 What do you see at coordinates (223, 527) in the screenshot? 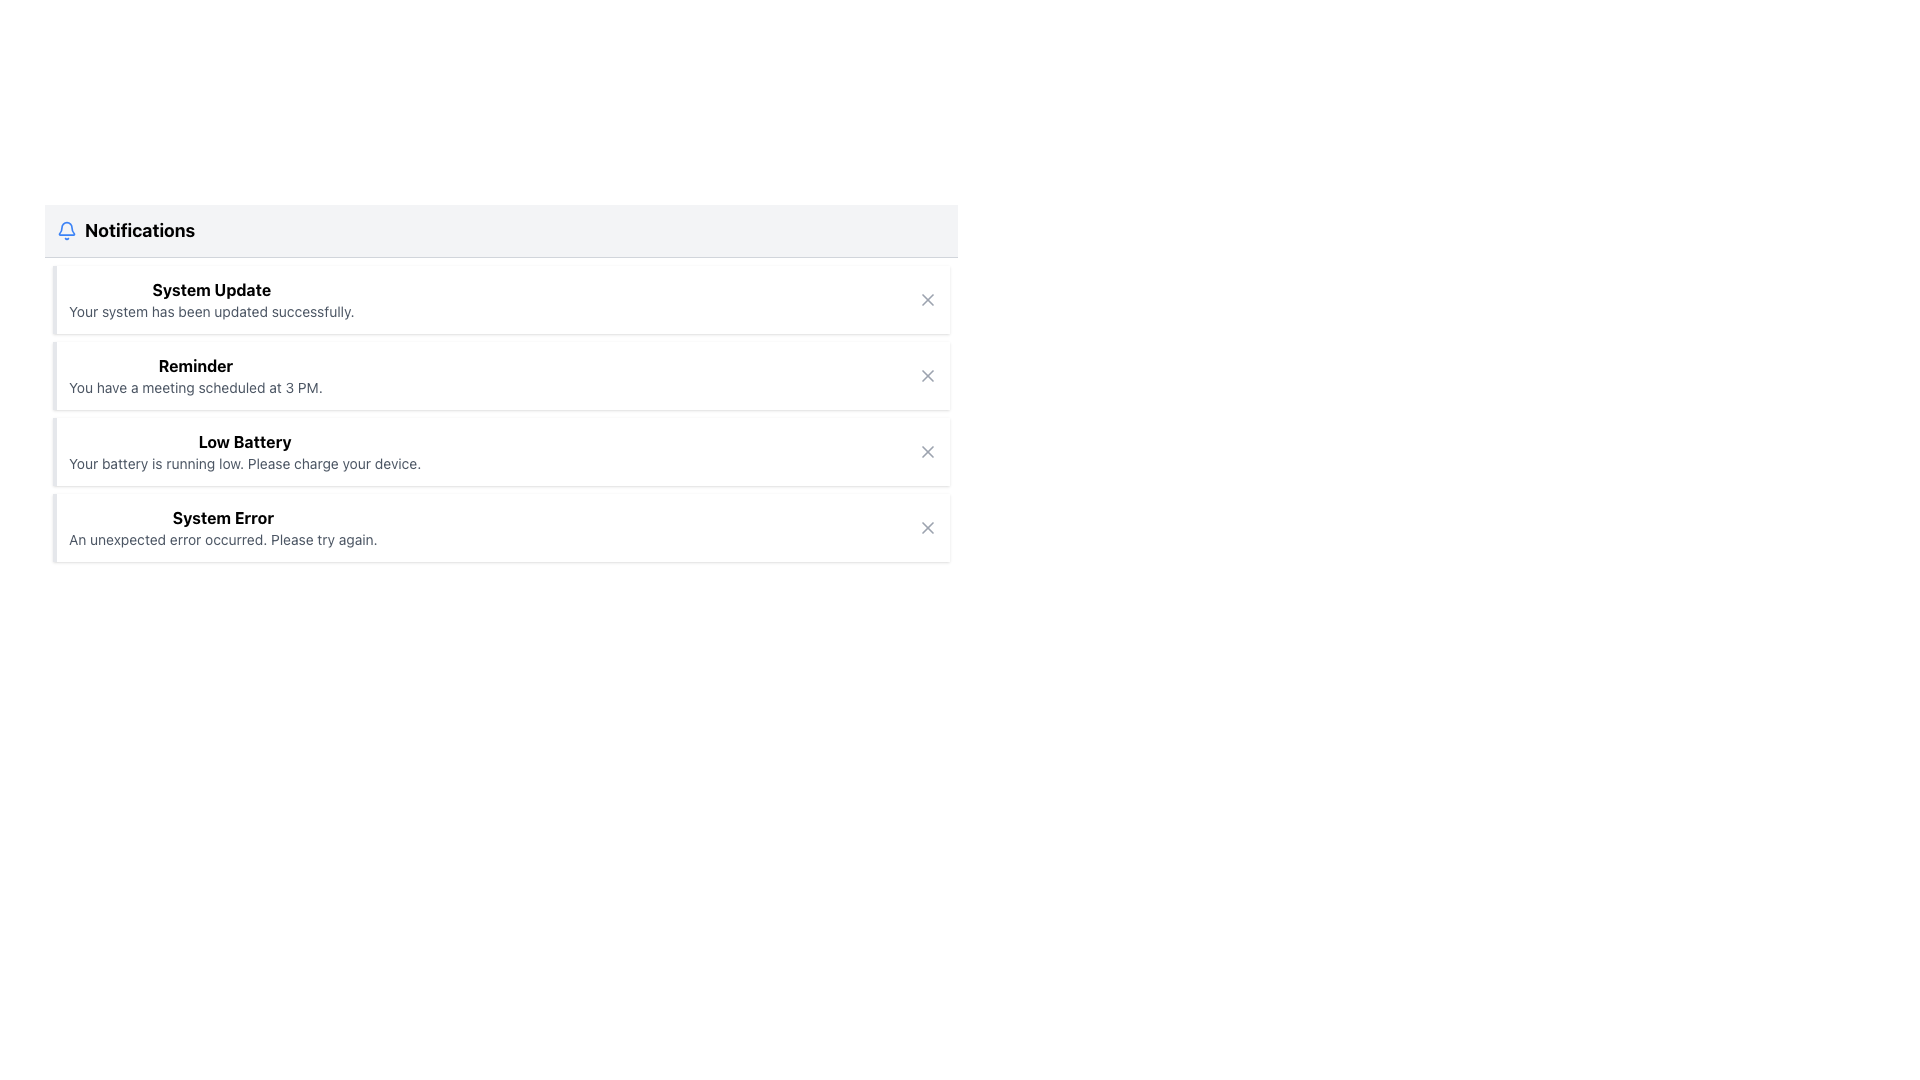
I see `error message from the Notification Box that displays 'System Error' and 'An unexpected error occurred. Please try again.'` at bounding box center [223, 527].